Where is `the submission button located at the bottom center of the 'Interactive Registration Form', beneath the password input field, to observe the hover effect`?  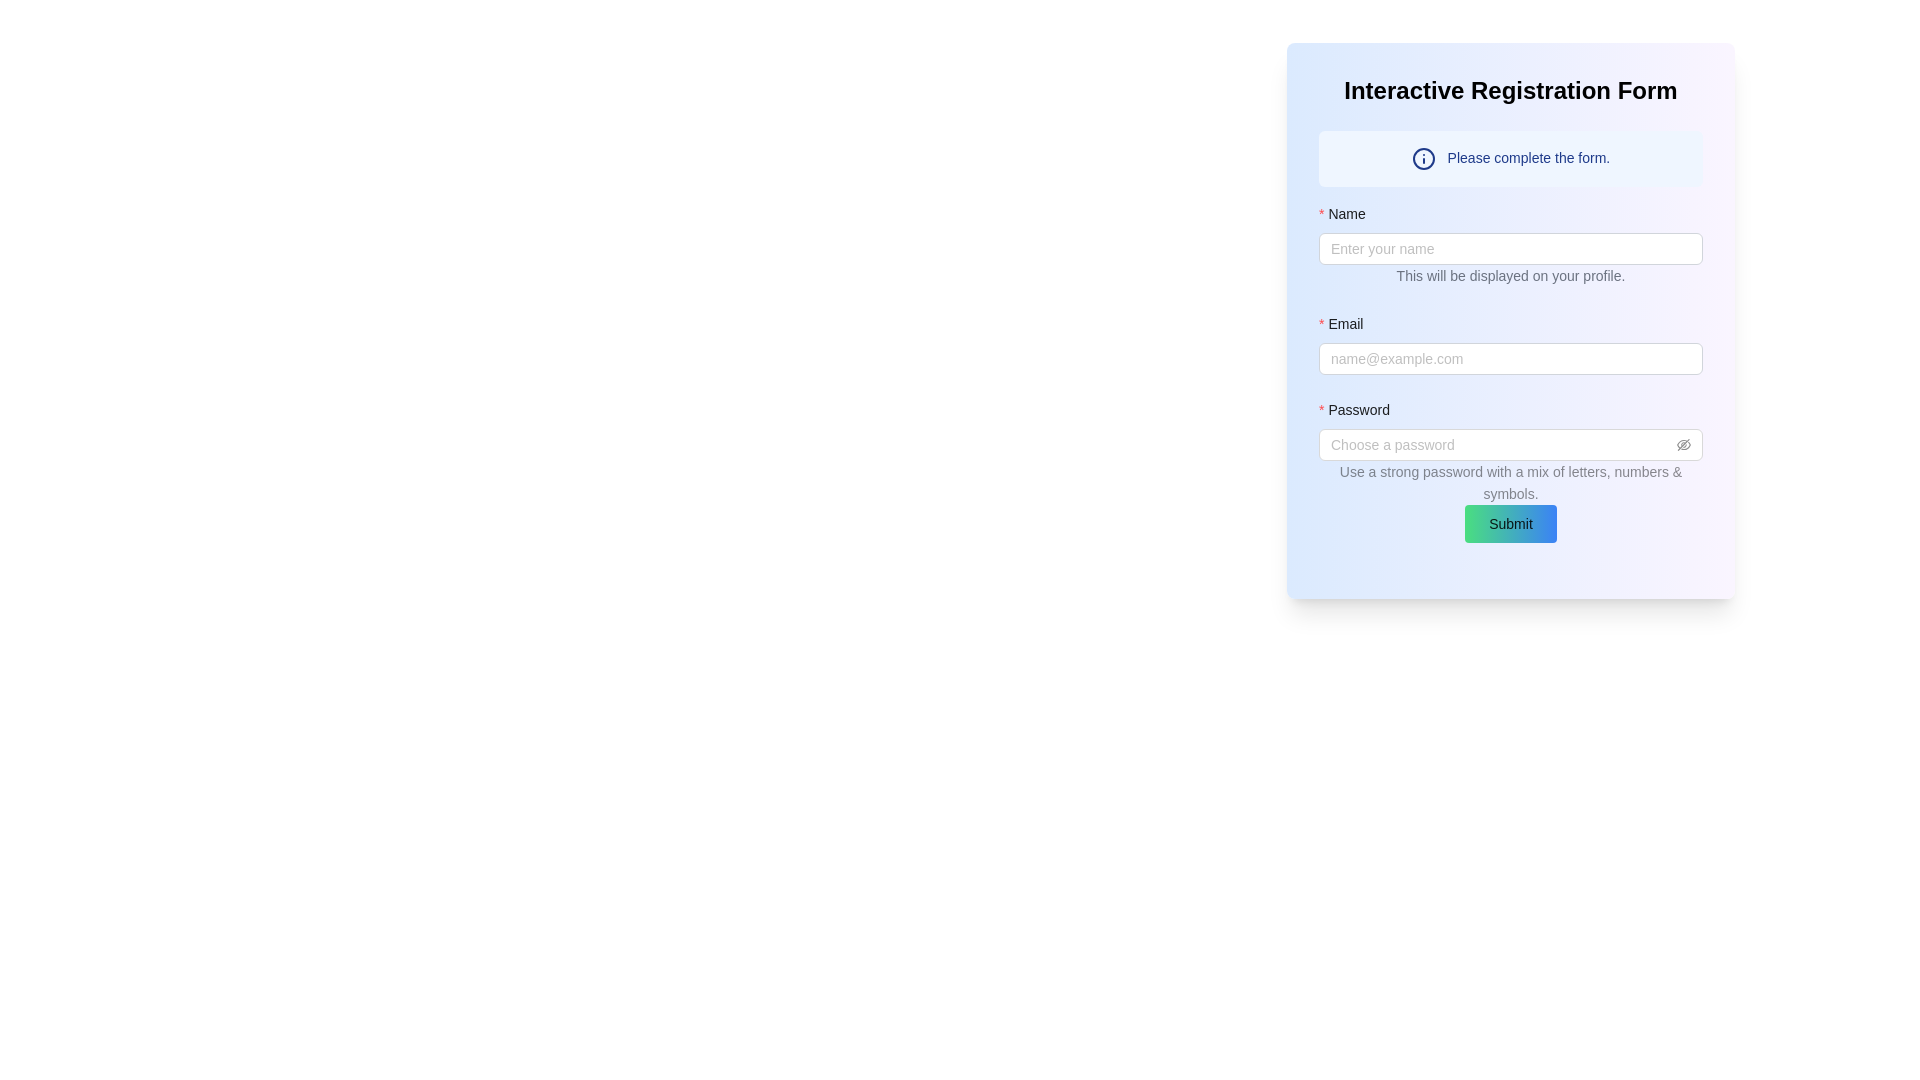
the submission button located at the bottom center of the 'Interactive Registration Form', beneath the password input field, to observe the hover effect is located at coordinates (1511, 523).